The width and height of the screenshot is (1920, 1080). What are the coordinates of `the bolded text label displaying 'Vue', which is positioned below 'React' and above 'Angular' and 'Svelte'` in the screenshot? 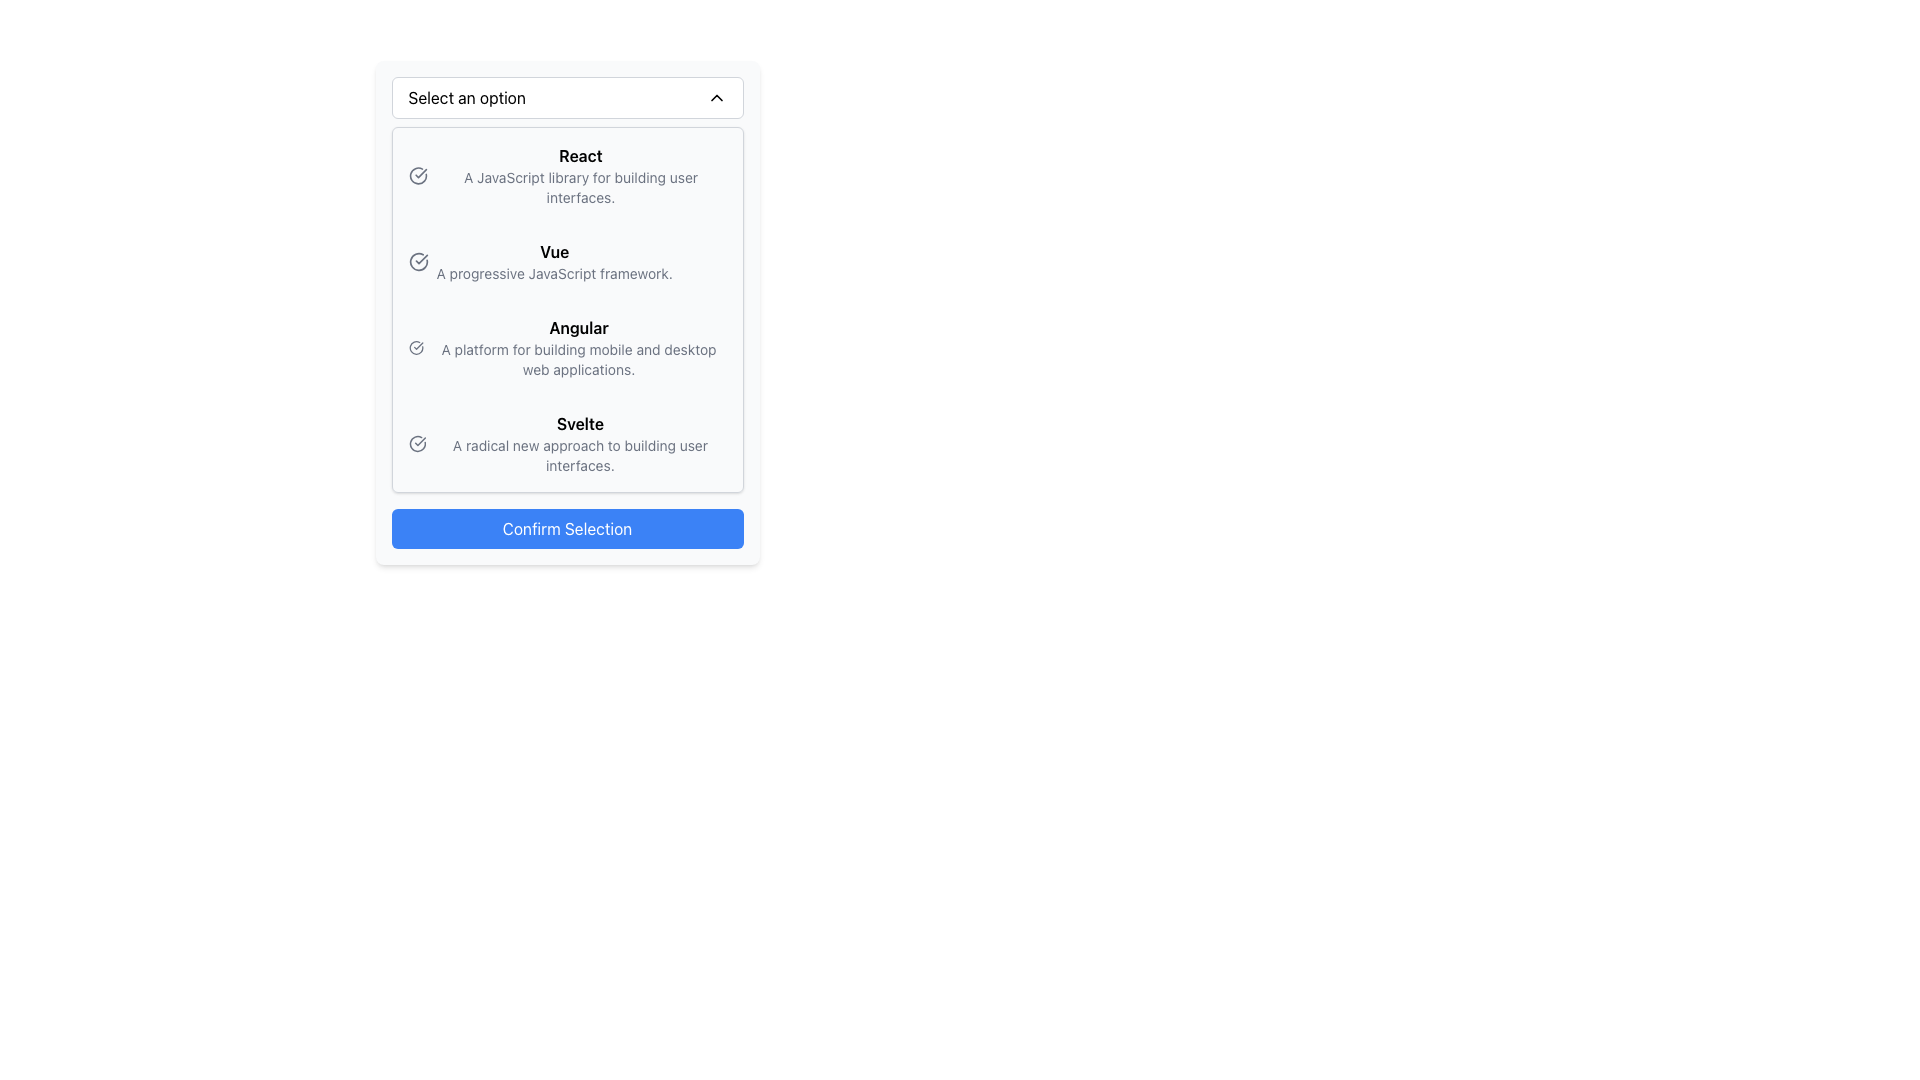 It's located at (554, 250).